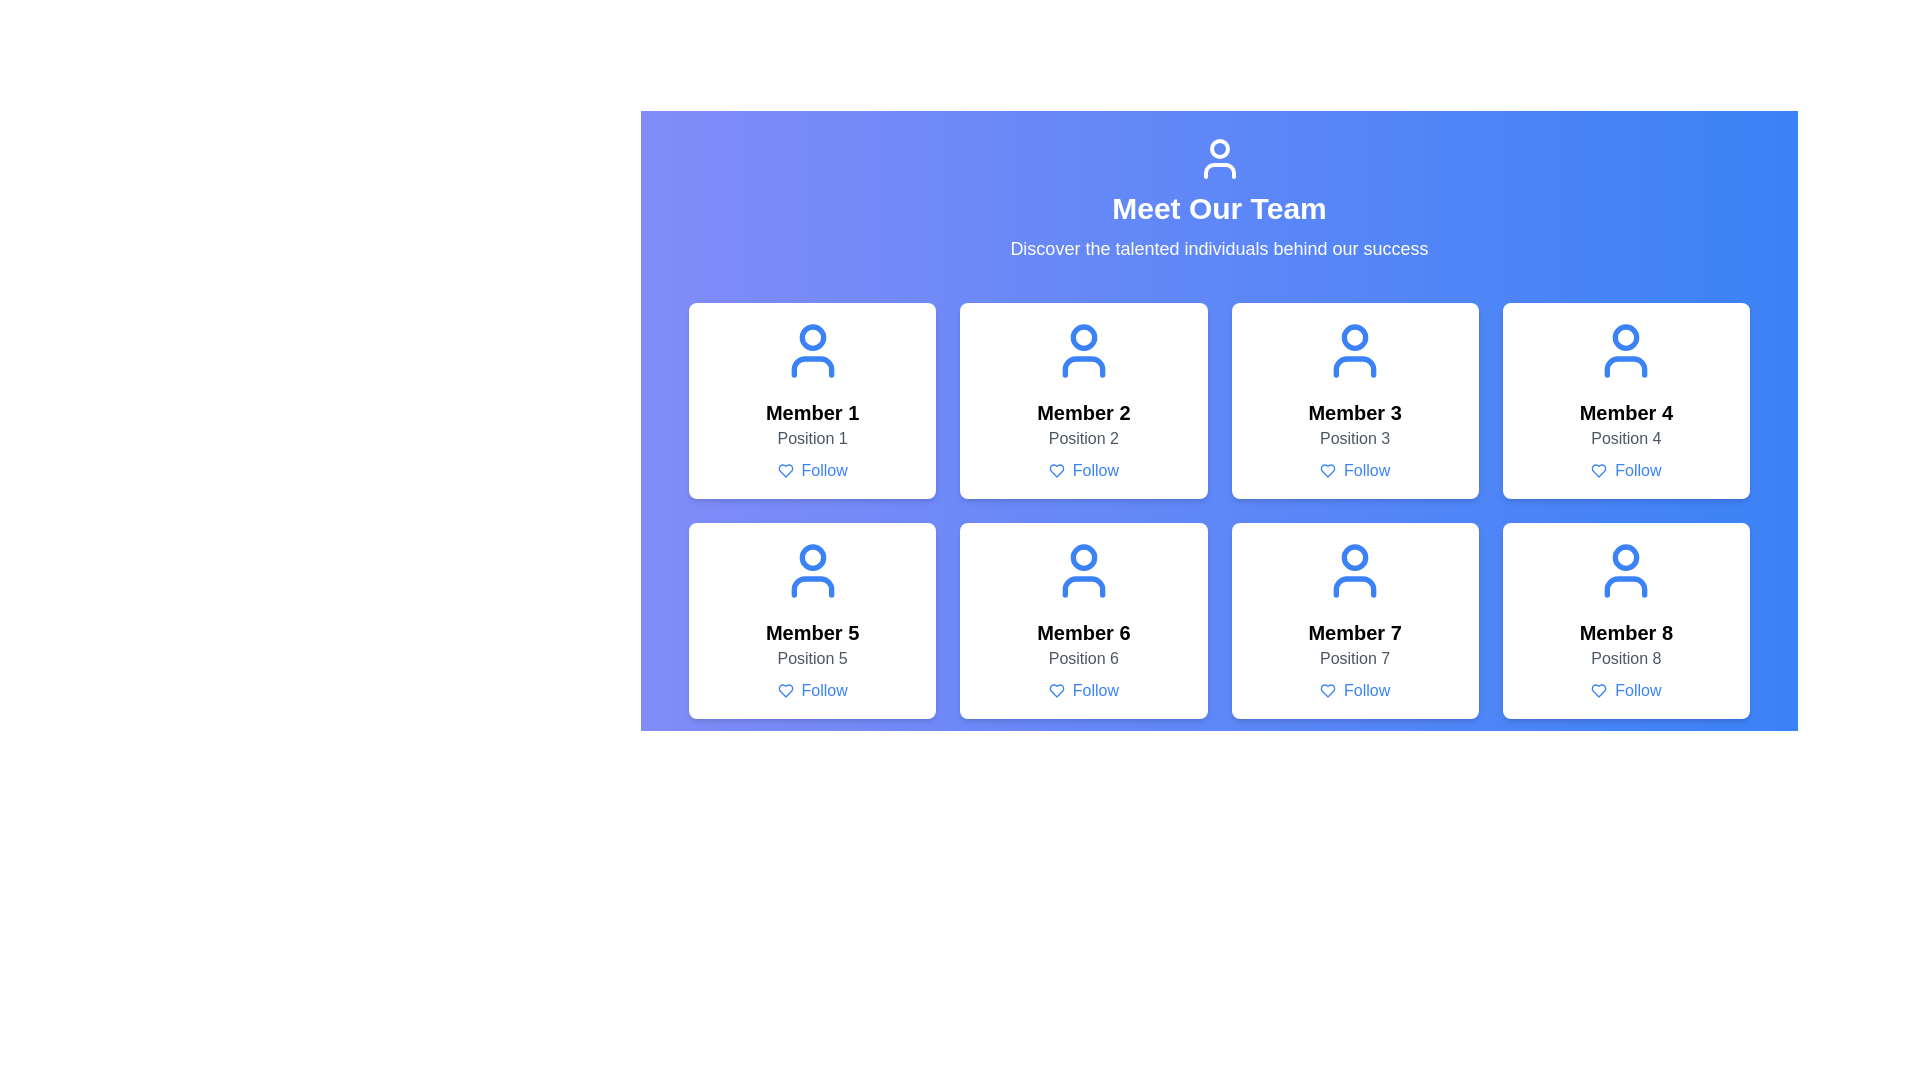  What do you see at coordinates (1355, 632) in the screenshot?
I see `the text label that serves as a title or identifier for the seventh card in the grid layout, located in the second row and third column, positioned above 'Position 7' and below the user icon` at bounding box center [1355, 632].